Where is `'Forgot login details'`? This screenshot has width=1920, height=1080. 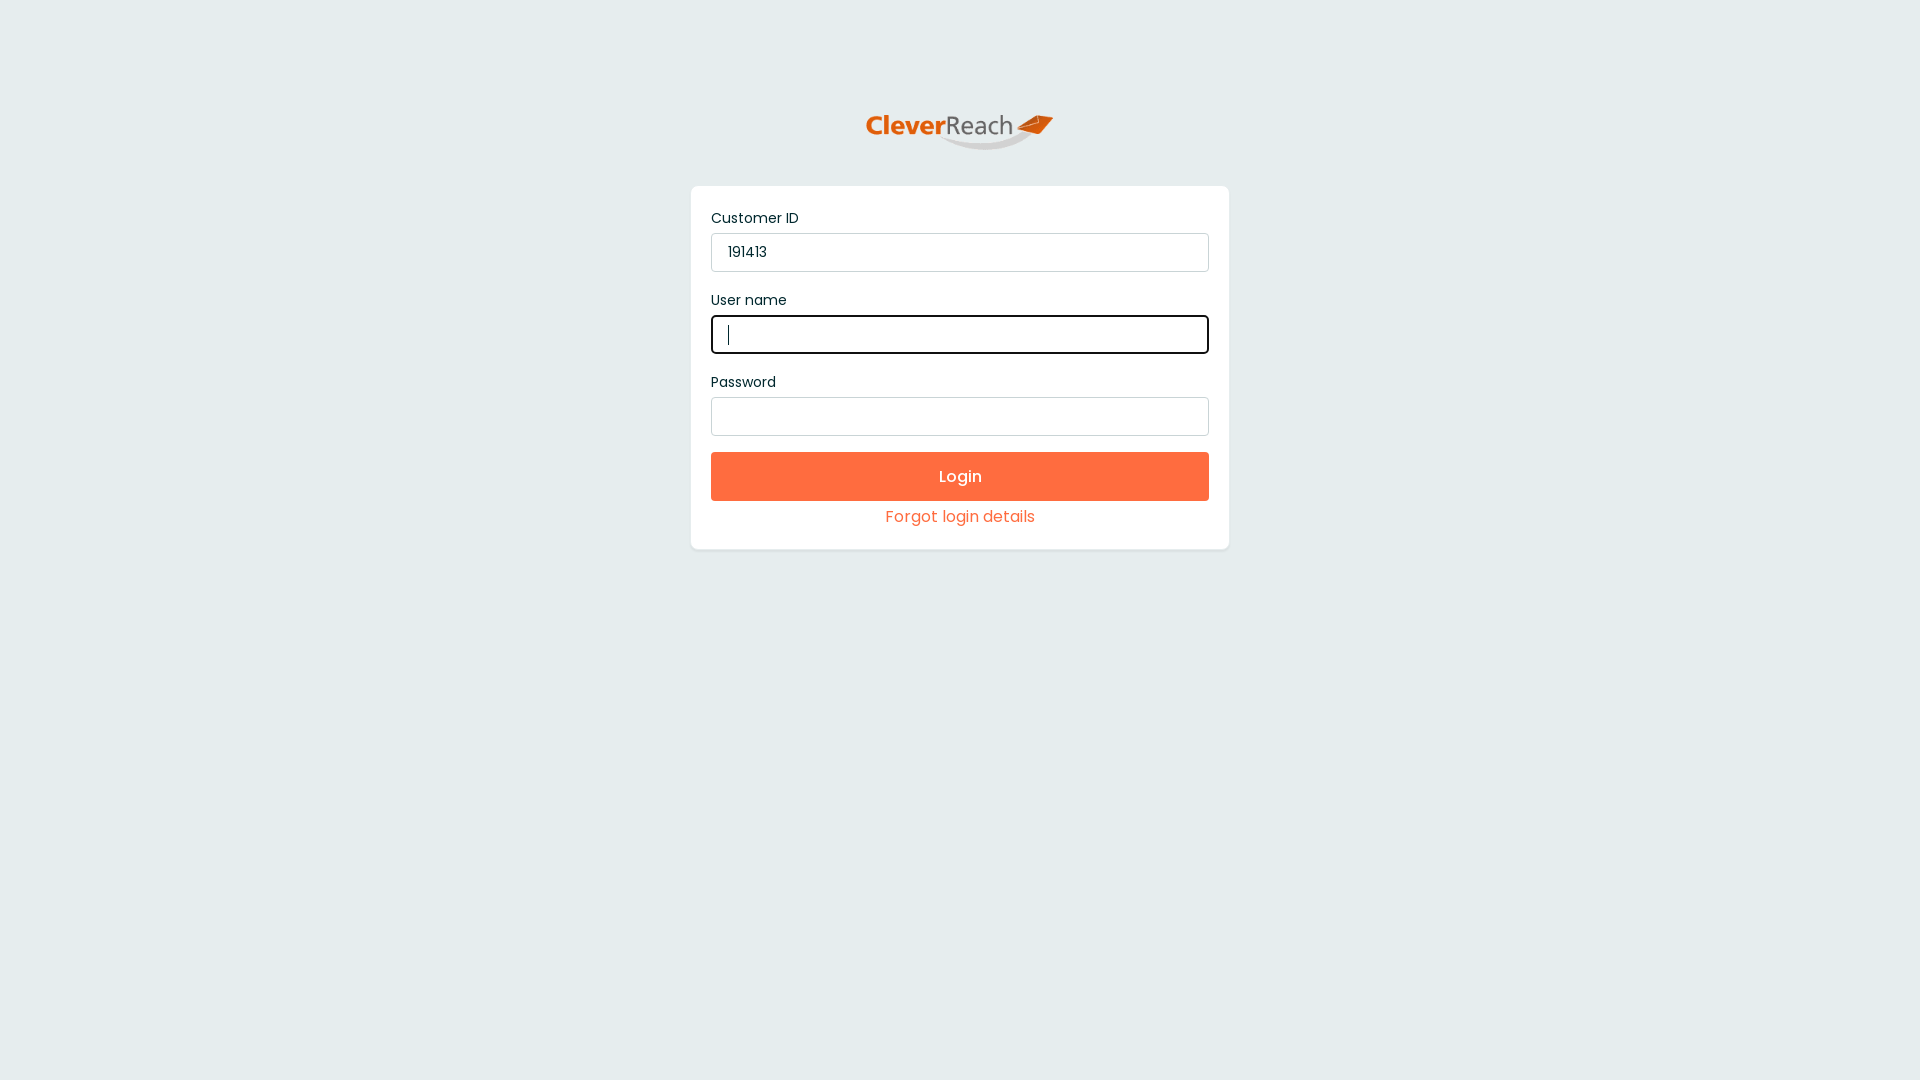
'Forgot login details' is located at coordinates (960, 515).